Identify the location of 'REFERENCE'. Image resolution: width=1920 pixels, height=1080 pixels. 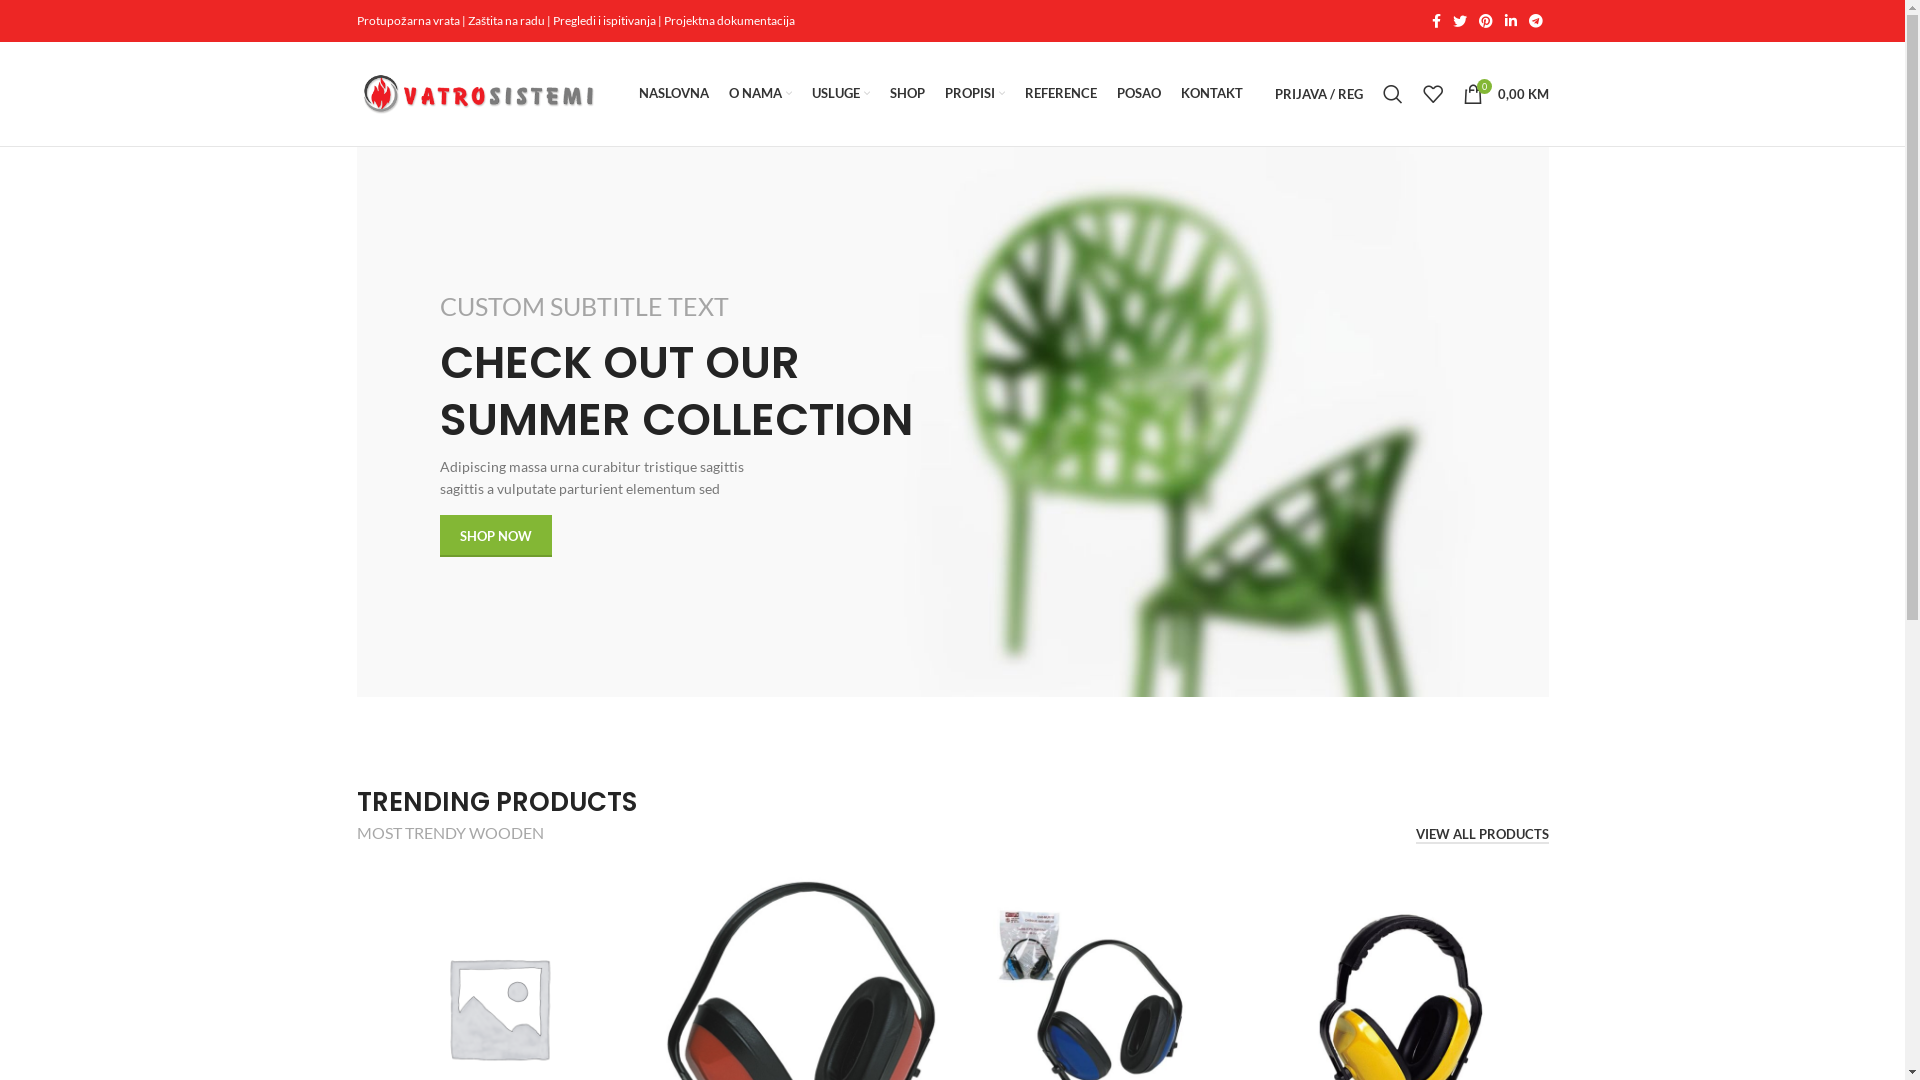
(1059, 93).